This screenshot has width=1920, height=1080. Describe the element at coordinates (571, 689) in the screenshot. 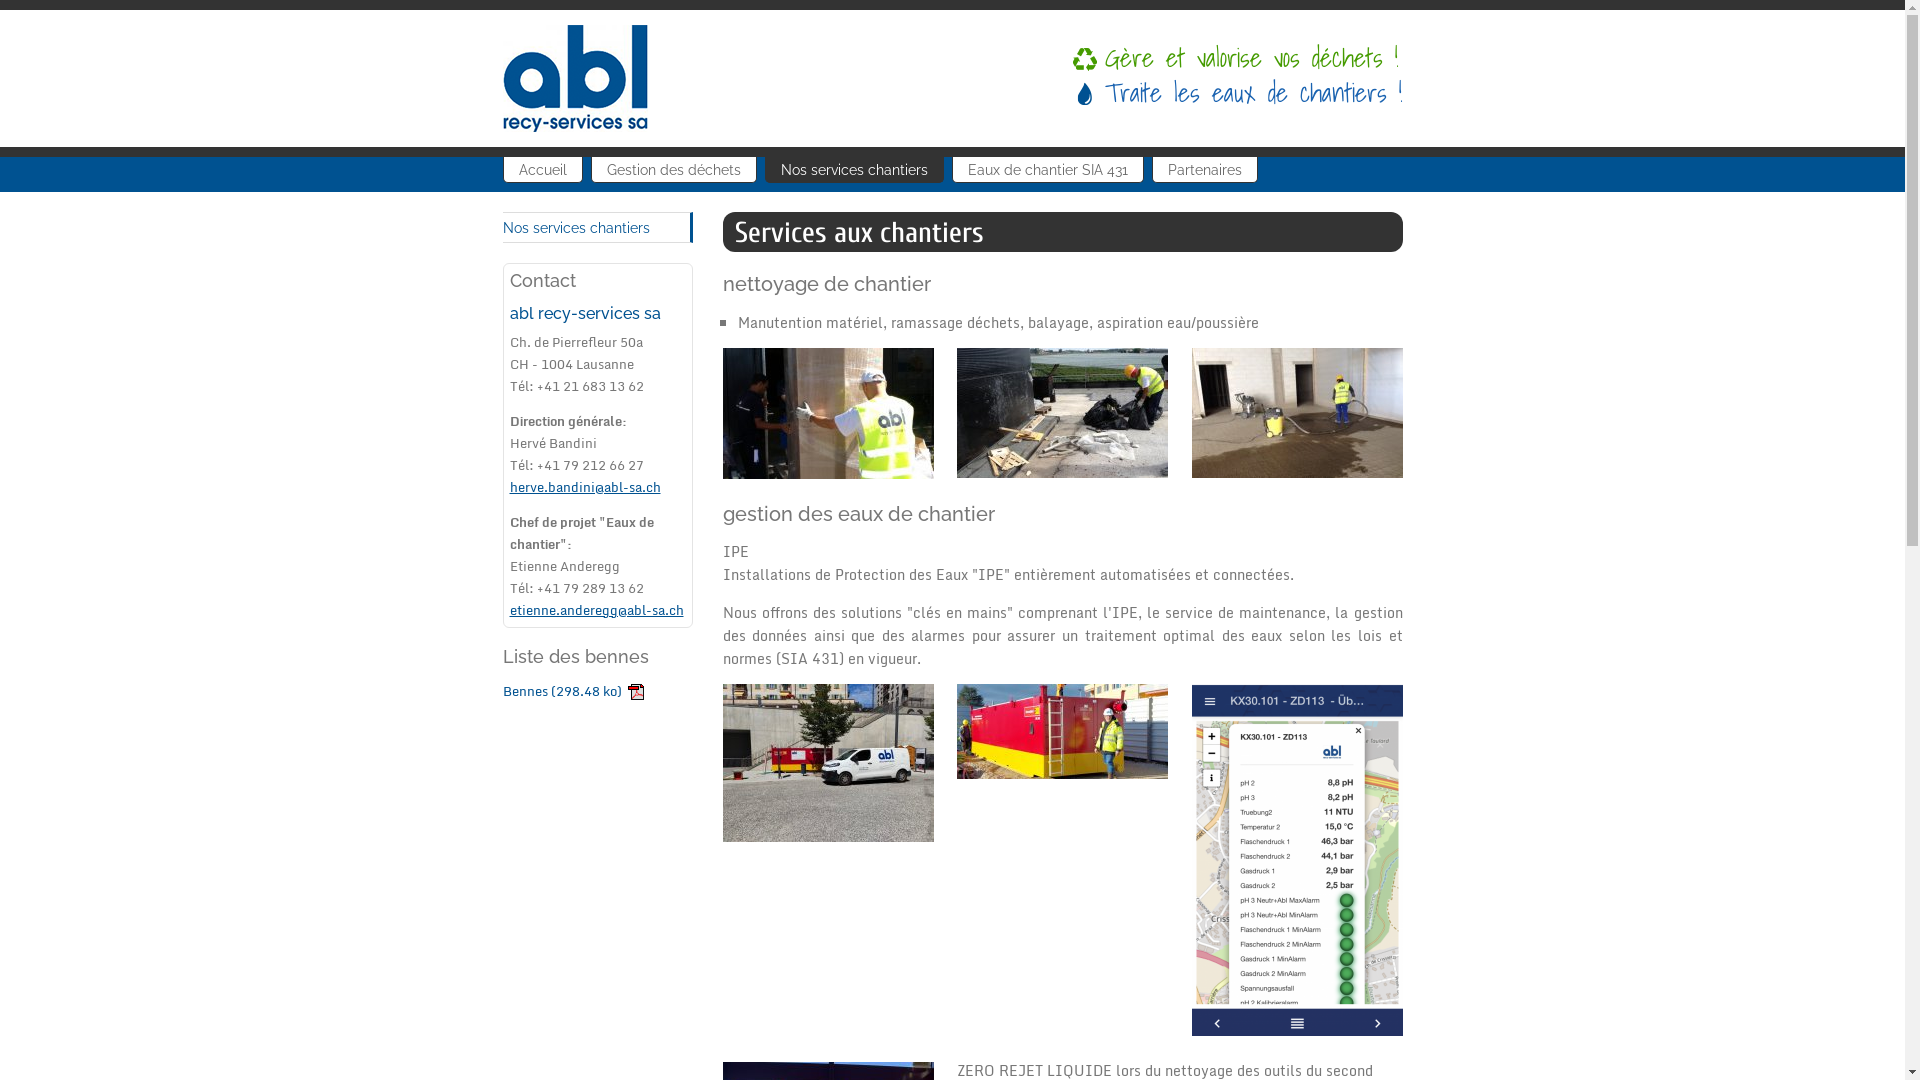

I see `'Bennes (298.48 ko)'` at that location.